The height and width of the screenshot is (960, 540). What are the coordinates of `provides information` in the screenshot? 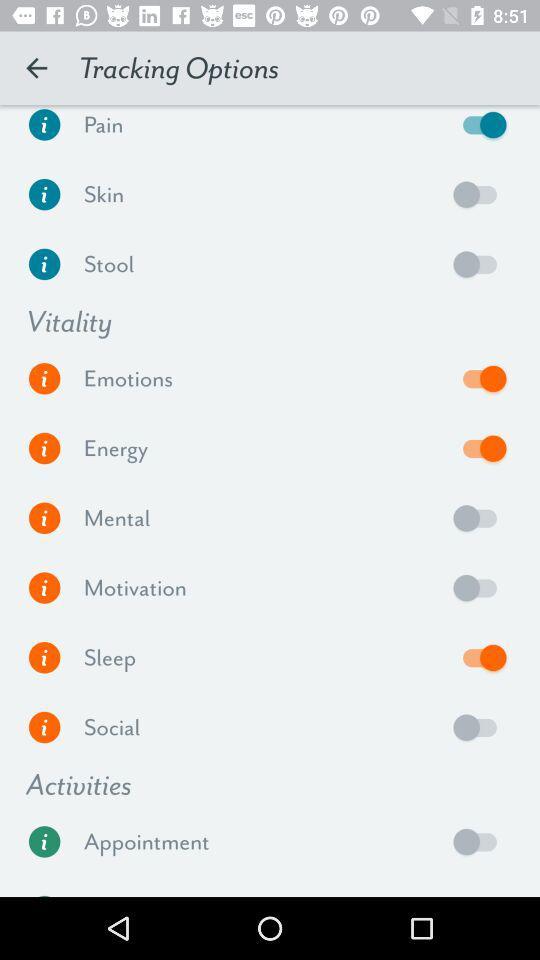 It's located at (44, 377).